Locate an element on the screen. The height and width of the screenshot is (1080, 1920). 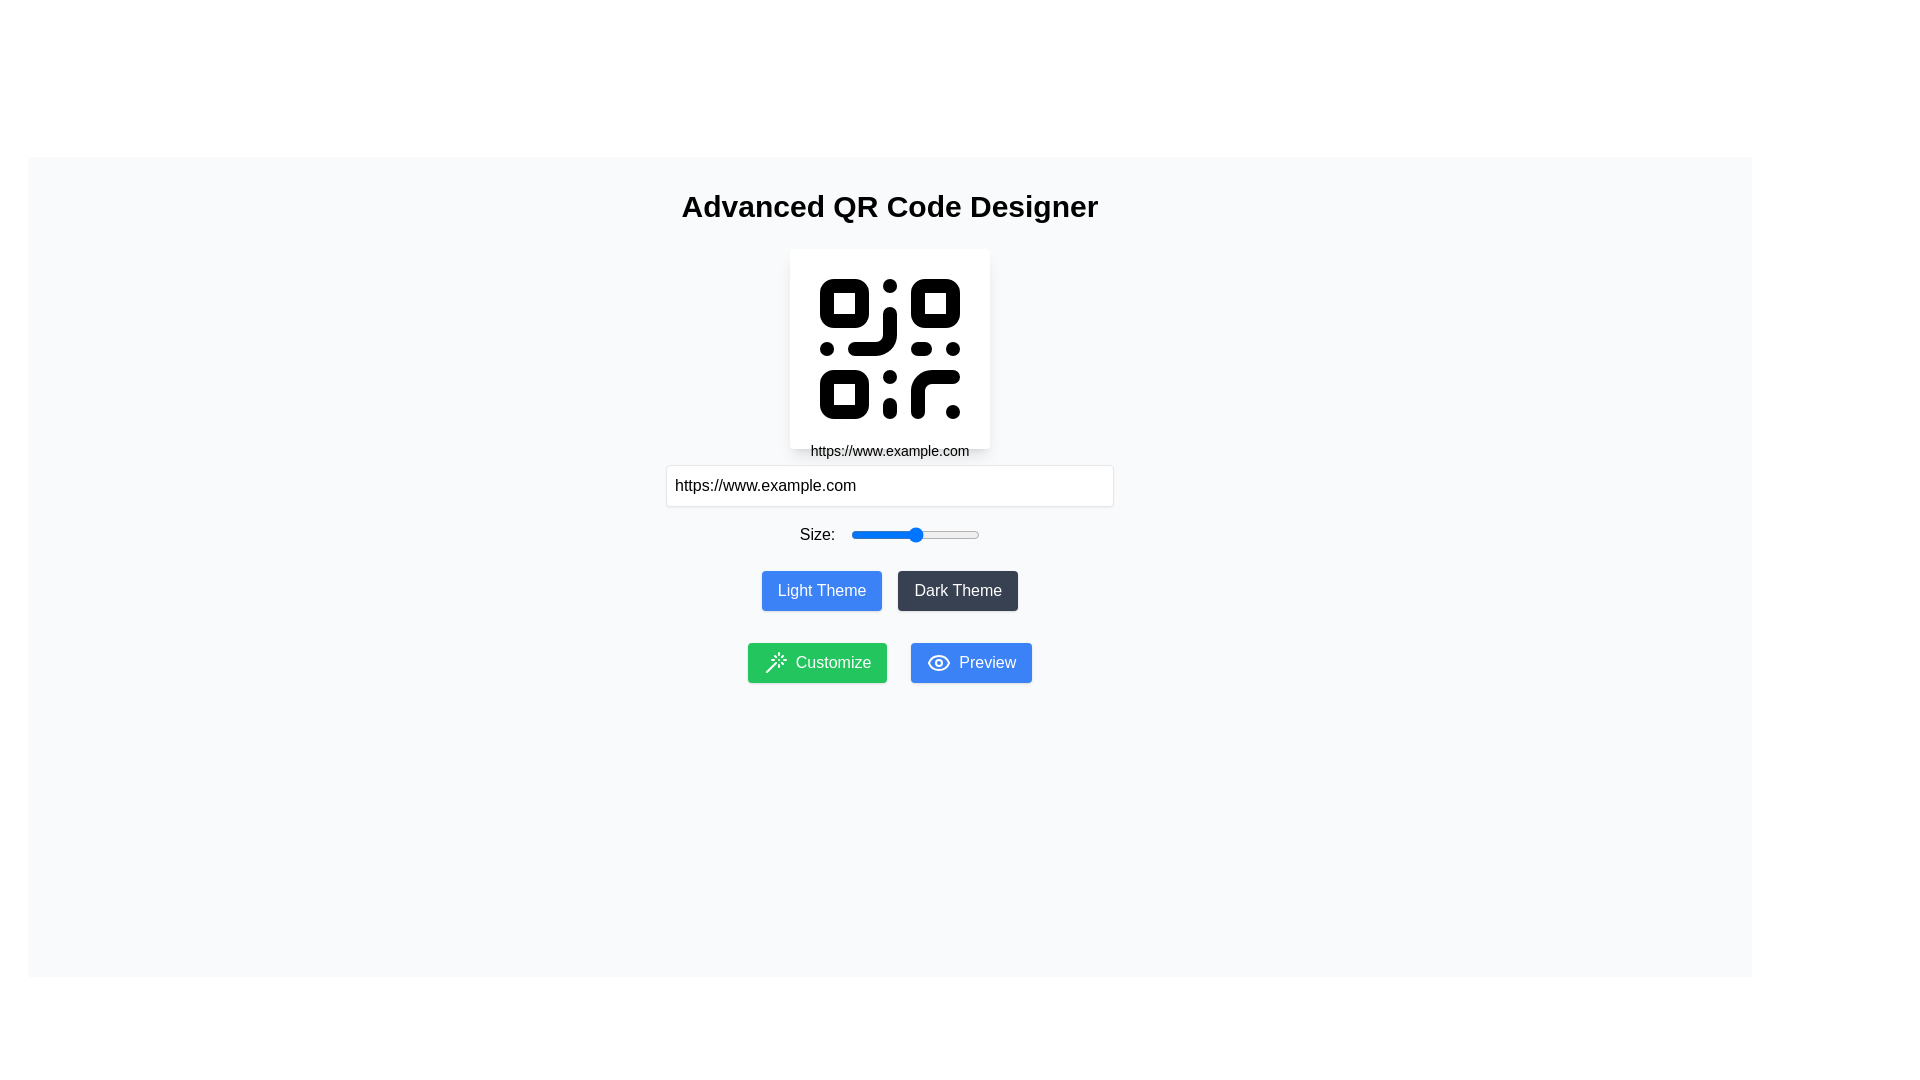
the visibility icon located at the edge of the navigation bar to view options is located at coordinates (938, 663).